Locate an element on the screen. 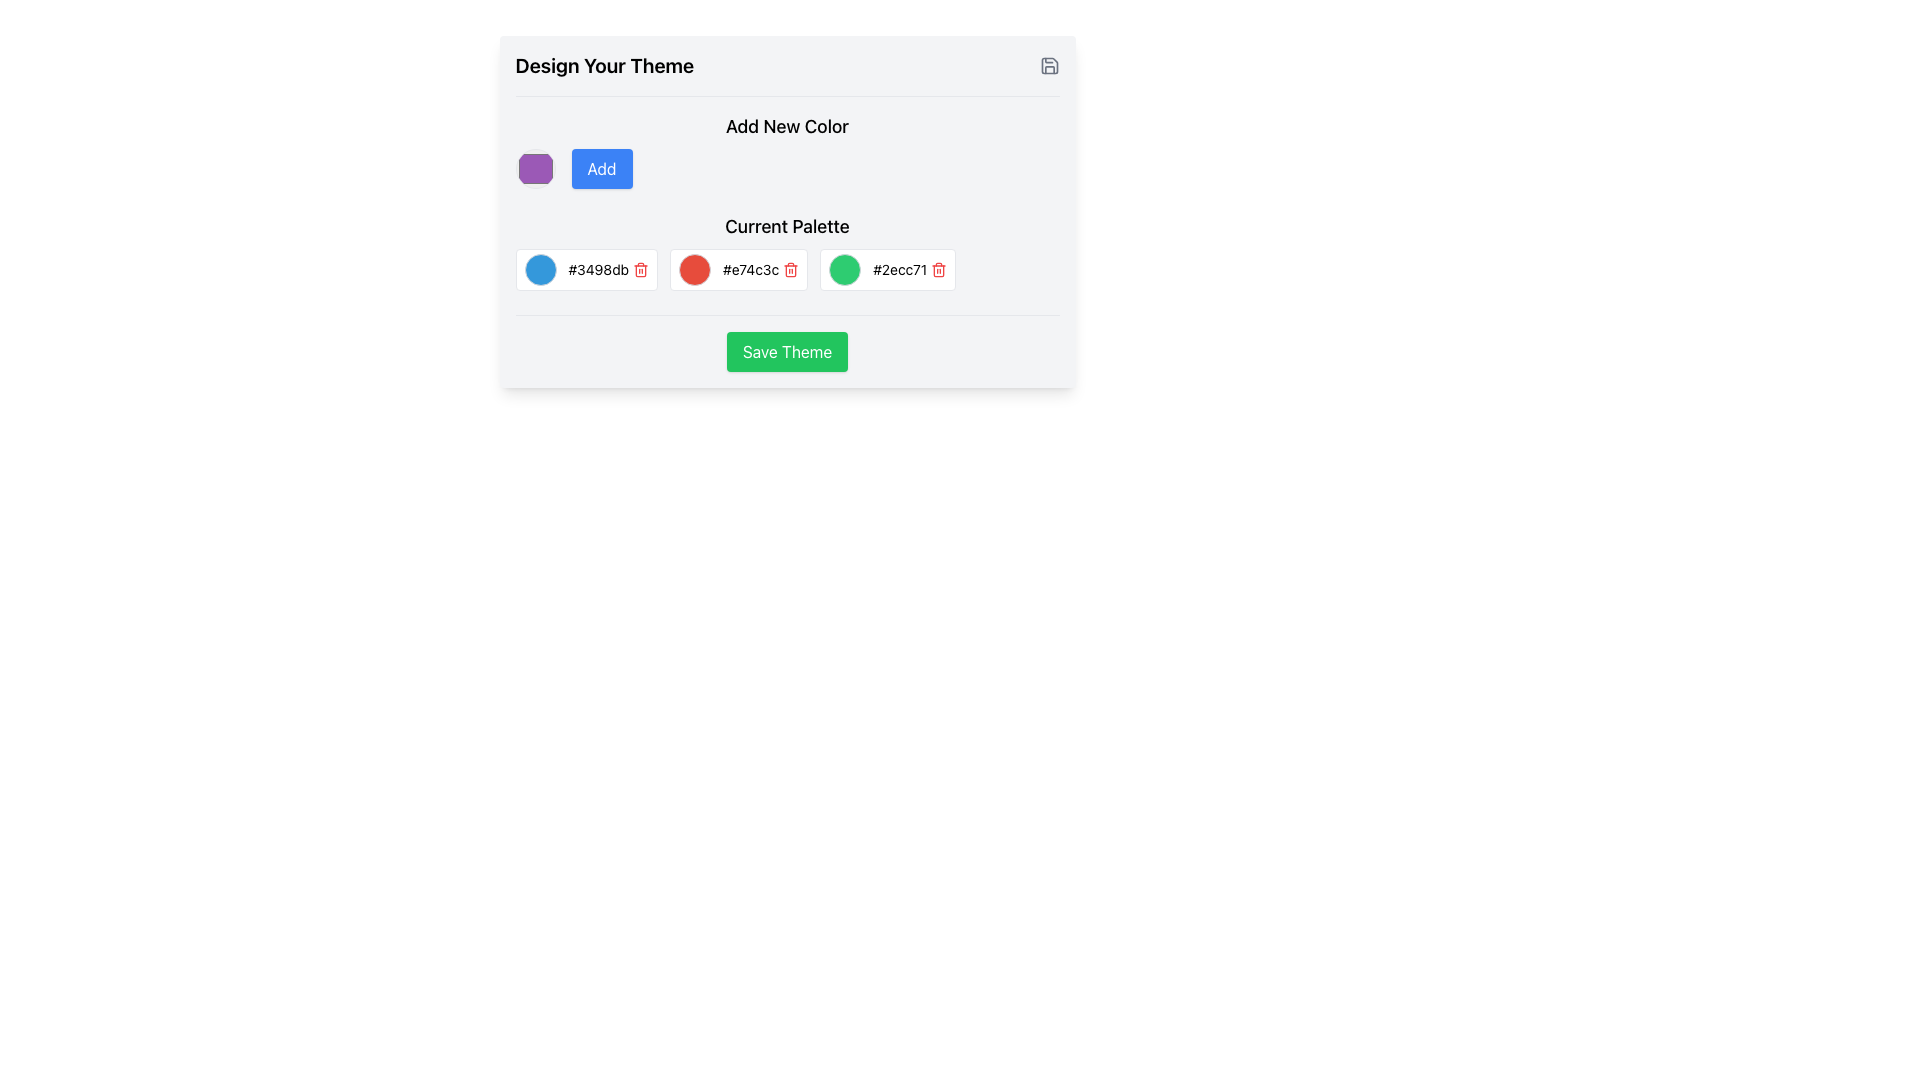  the save button located near the bottom-center of the interface to confirm and save the currently selected or edited color palette is located at coordinates (786, 350).